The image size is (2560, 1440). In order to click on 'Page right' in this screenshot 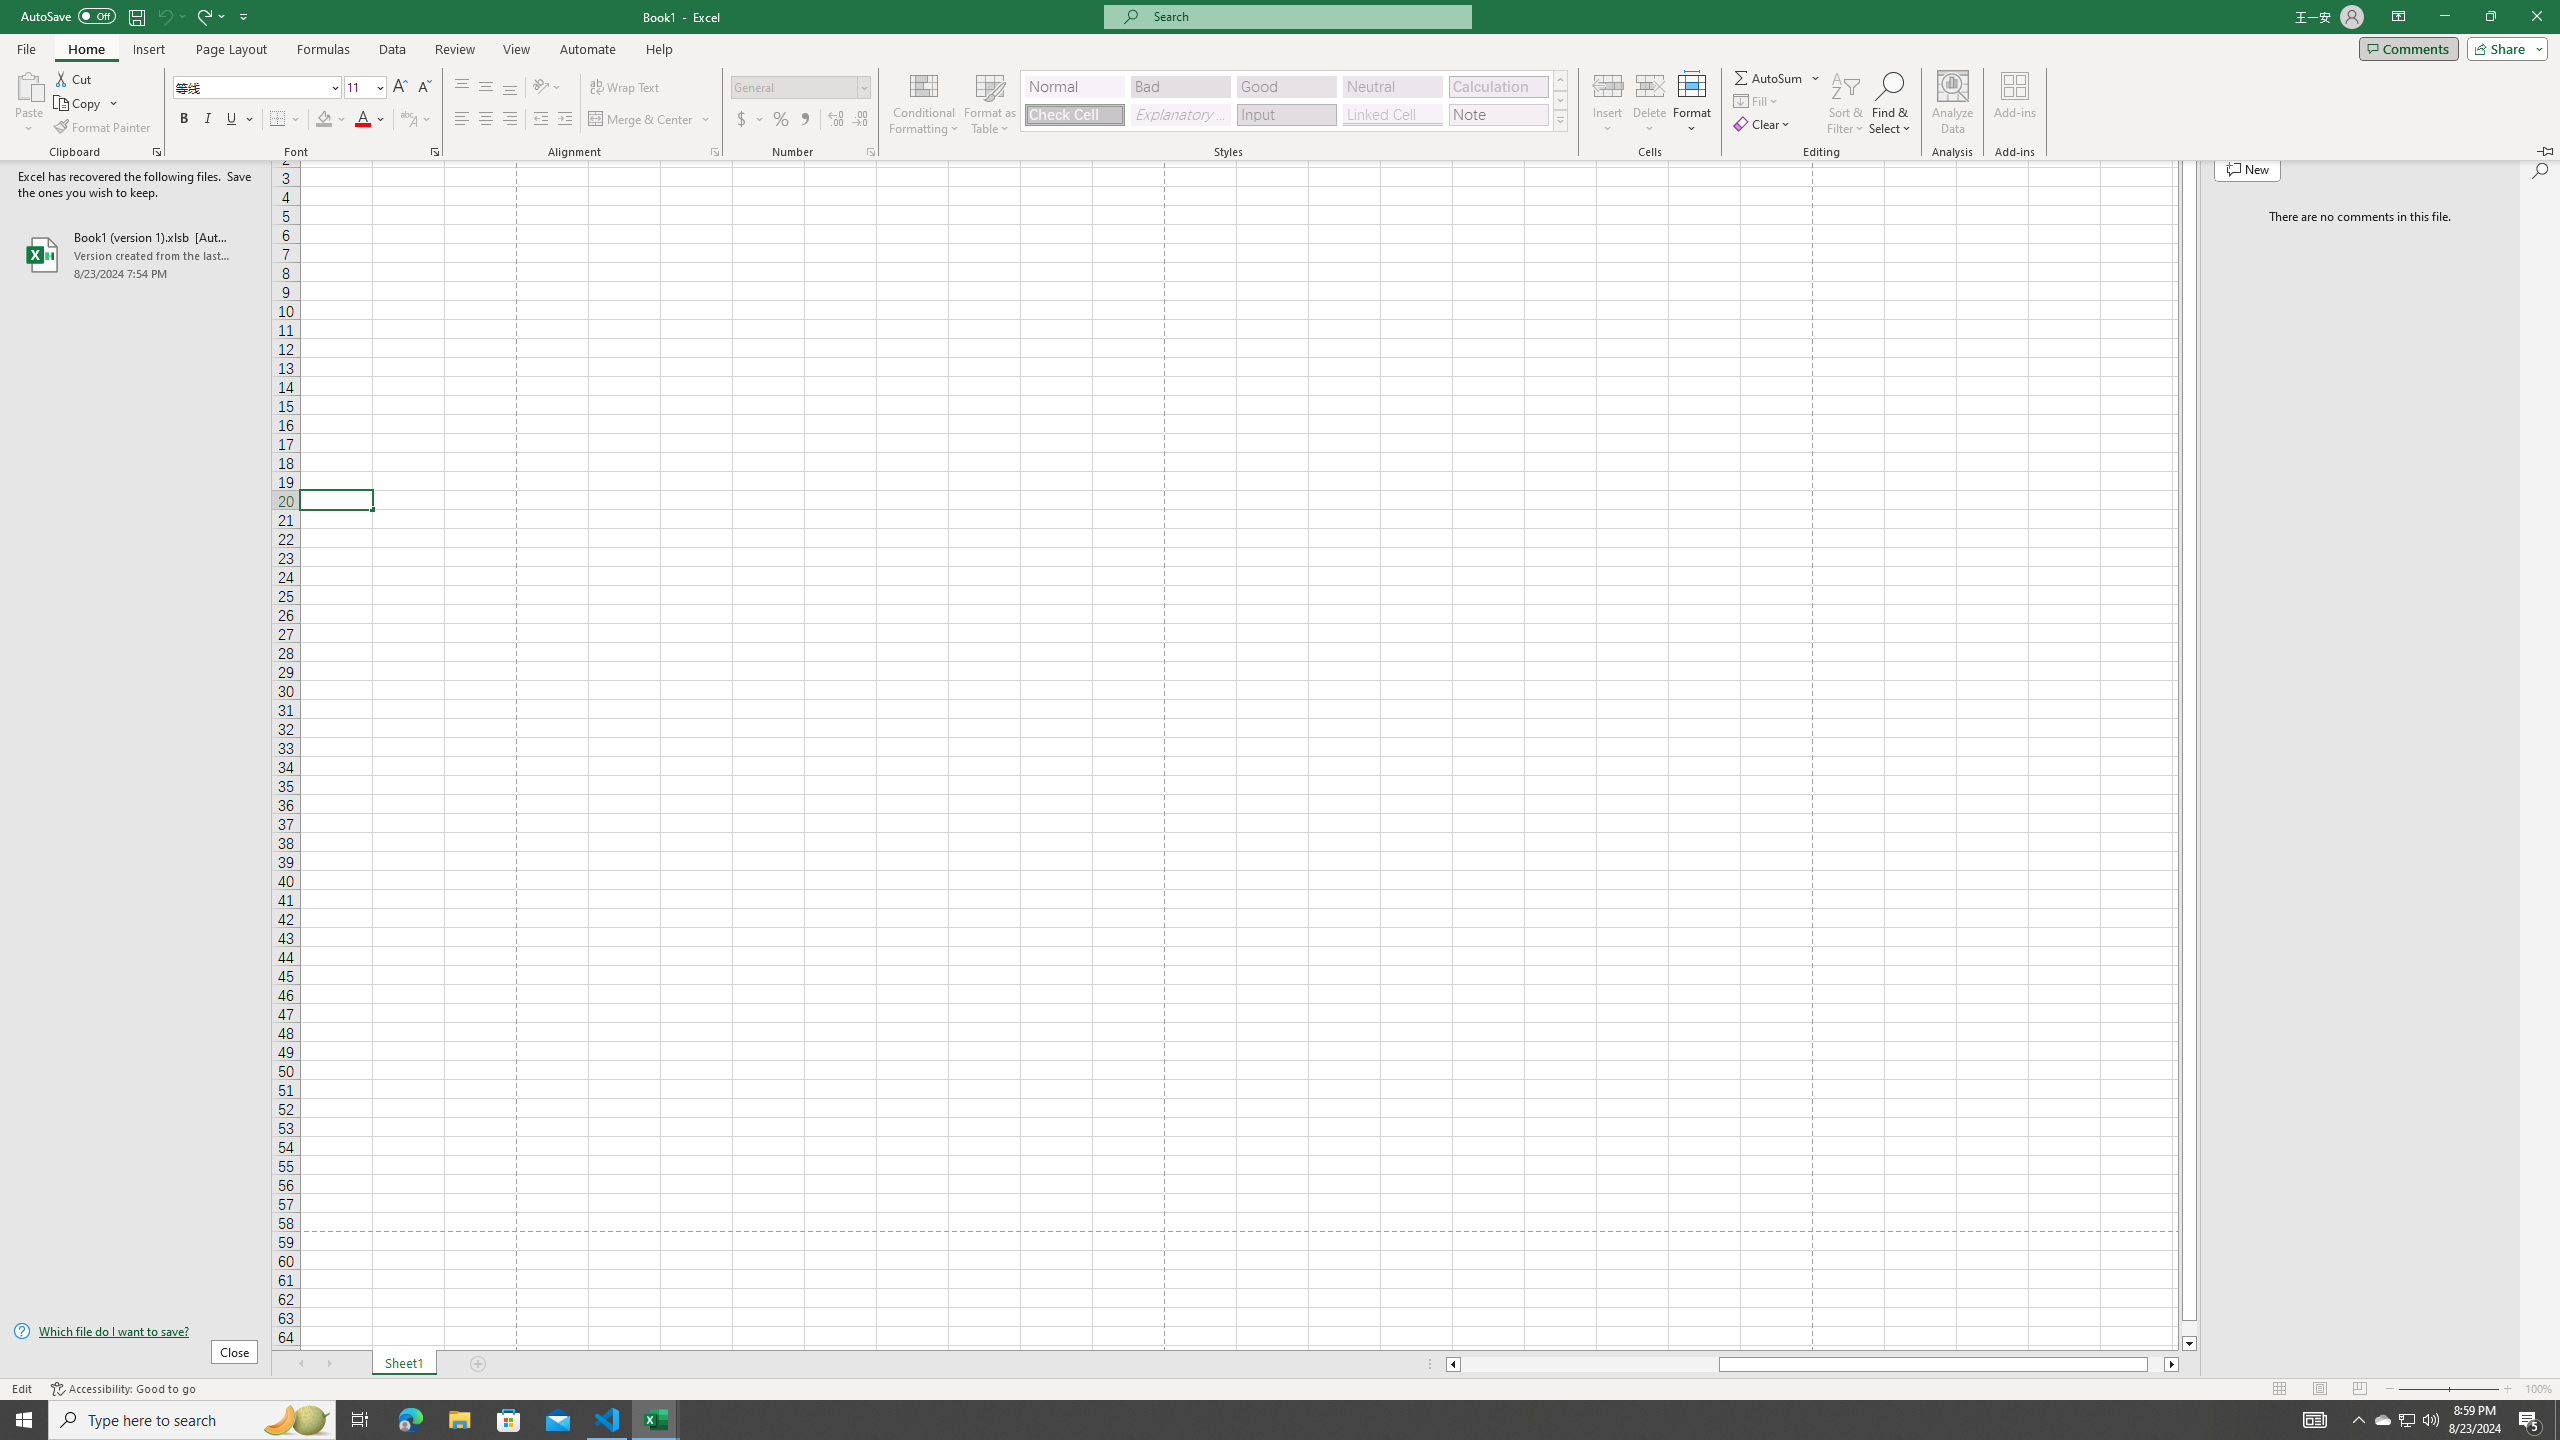, I will do `click(2155, 1363)`.